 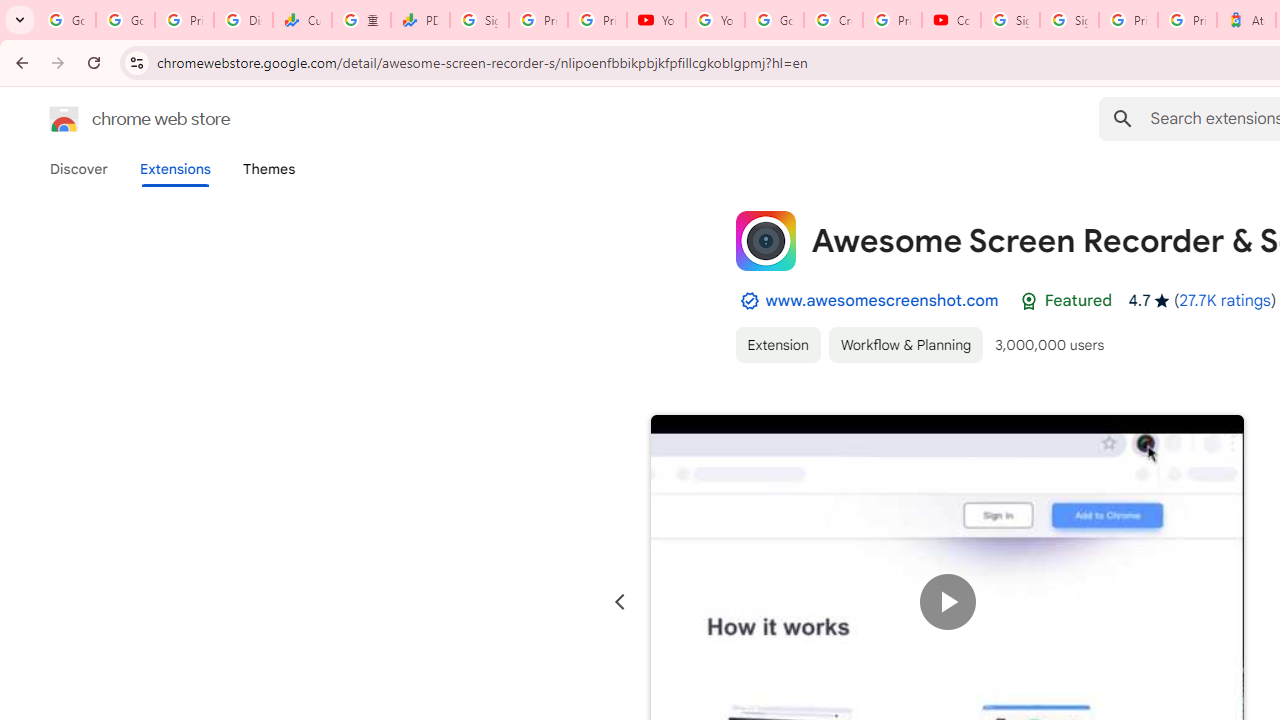 What do you see at coordinates (174, 168) in the screenshot?
I see `'Extensions'` at bounding box center [174, 168].